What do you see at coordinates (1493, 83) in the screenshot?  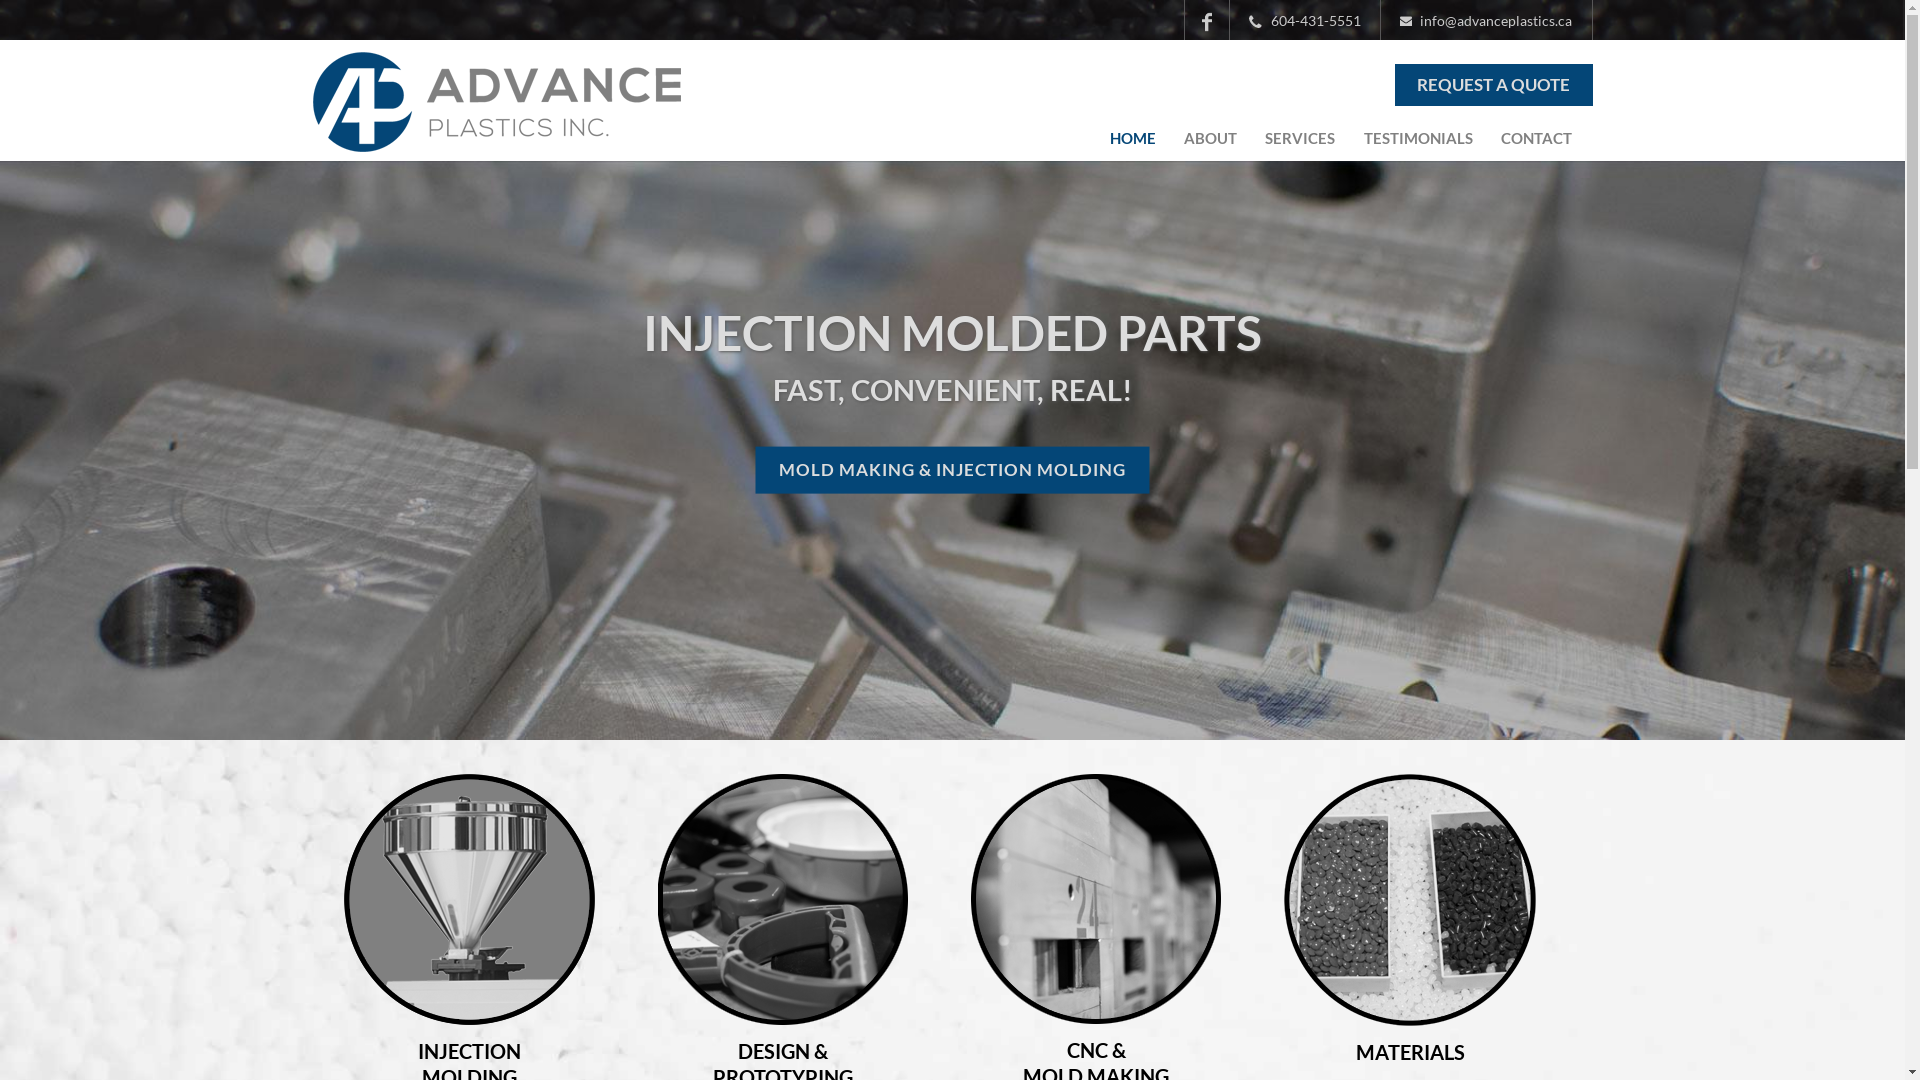 I see `'REQUEST A QUOTE'` at bounding box center [1493, 83].